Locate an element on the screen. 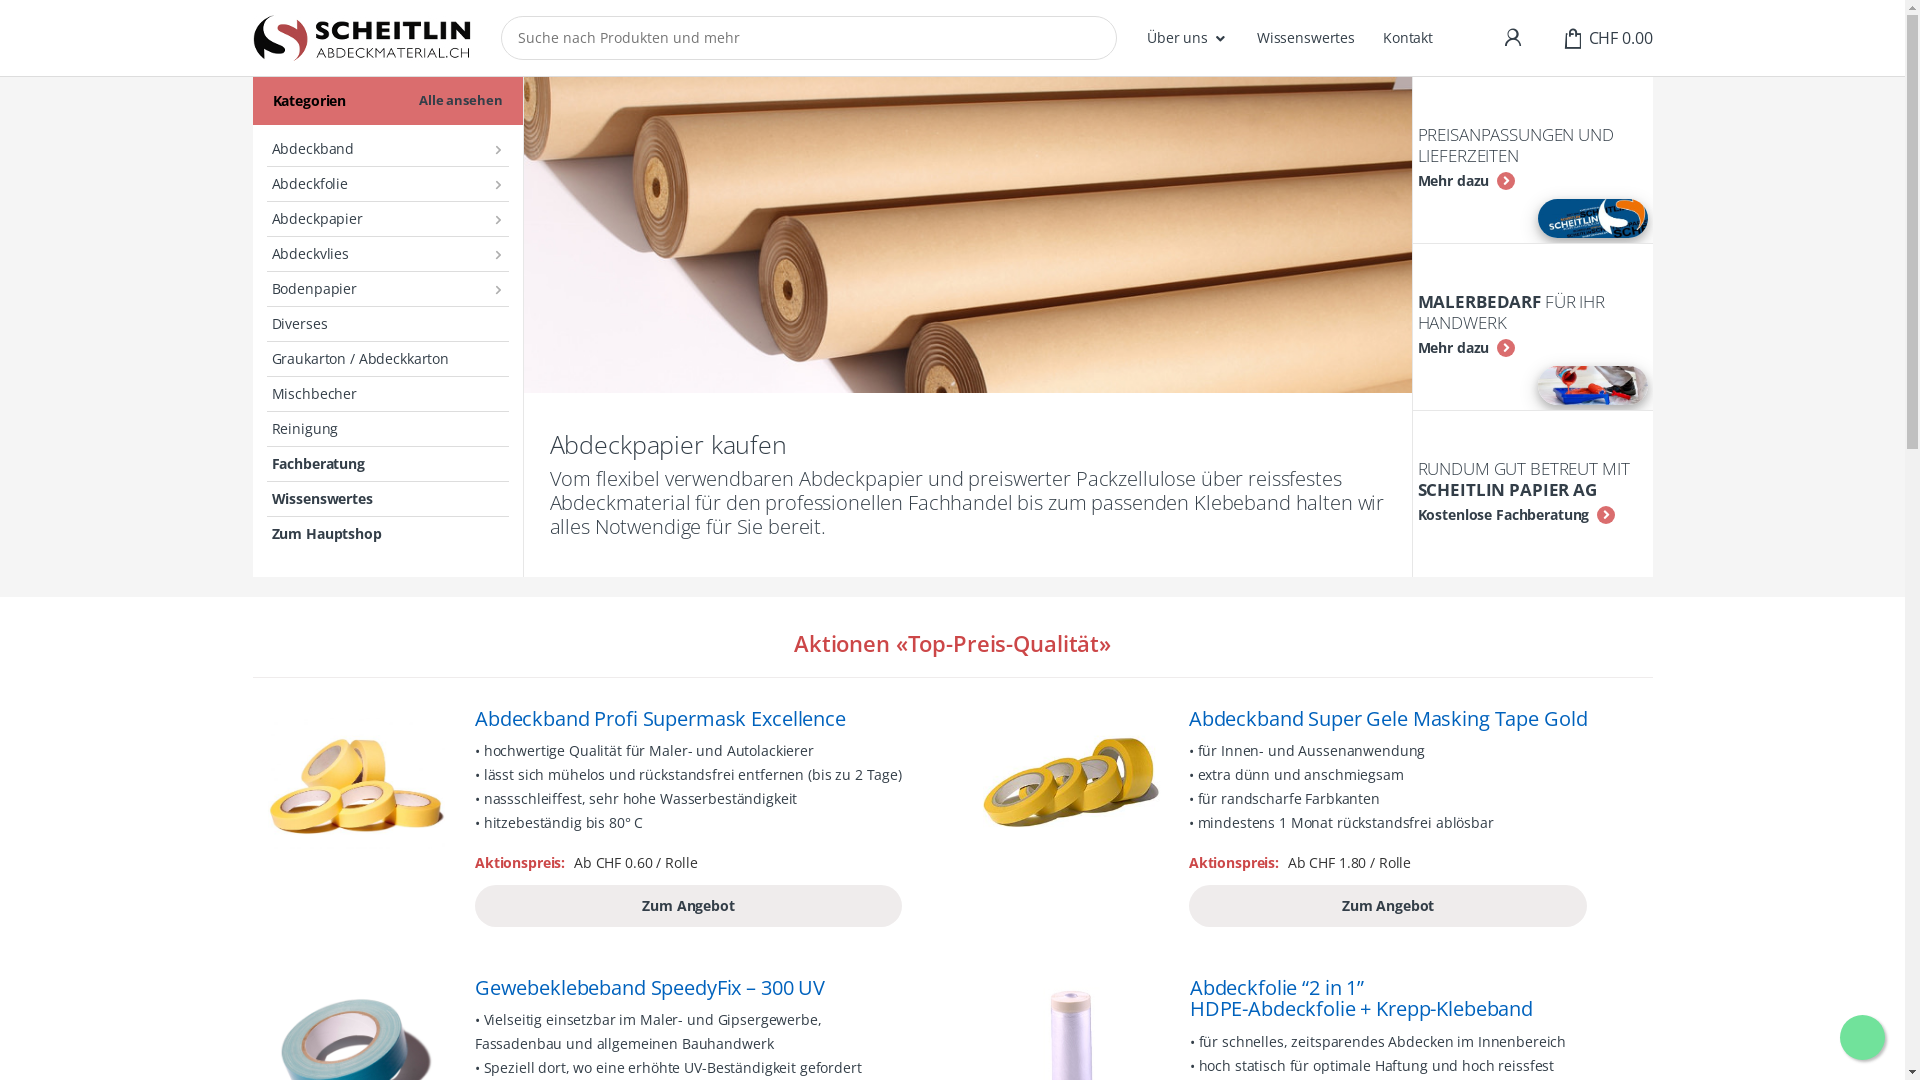  'Kontakt' is located at coordinates (1381, 38).